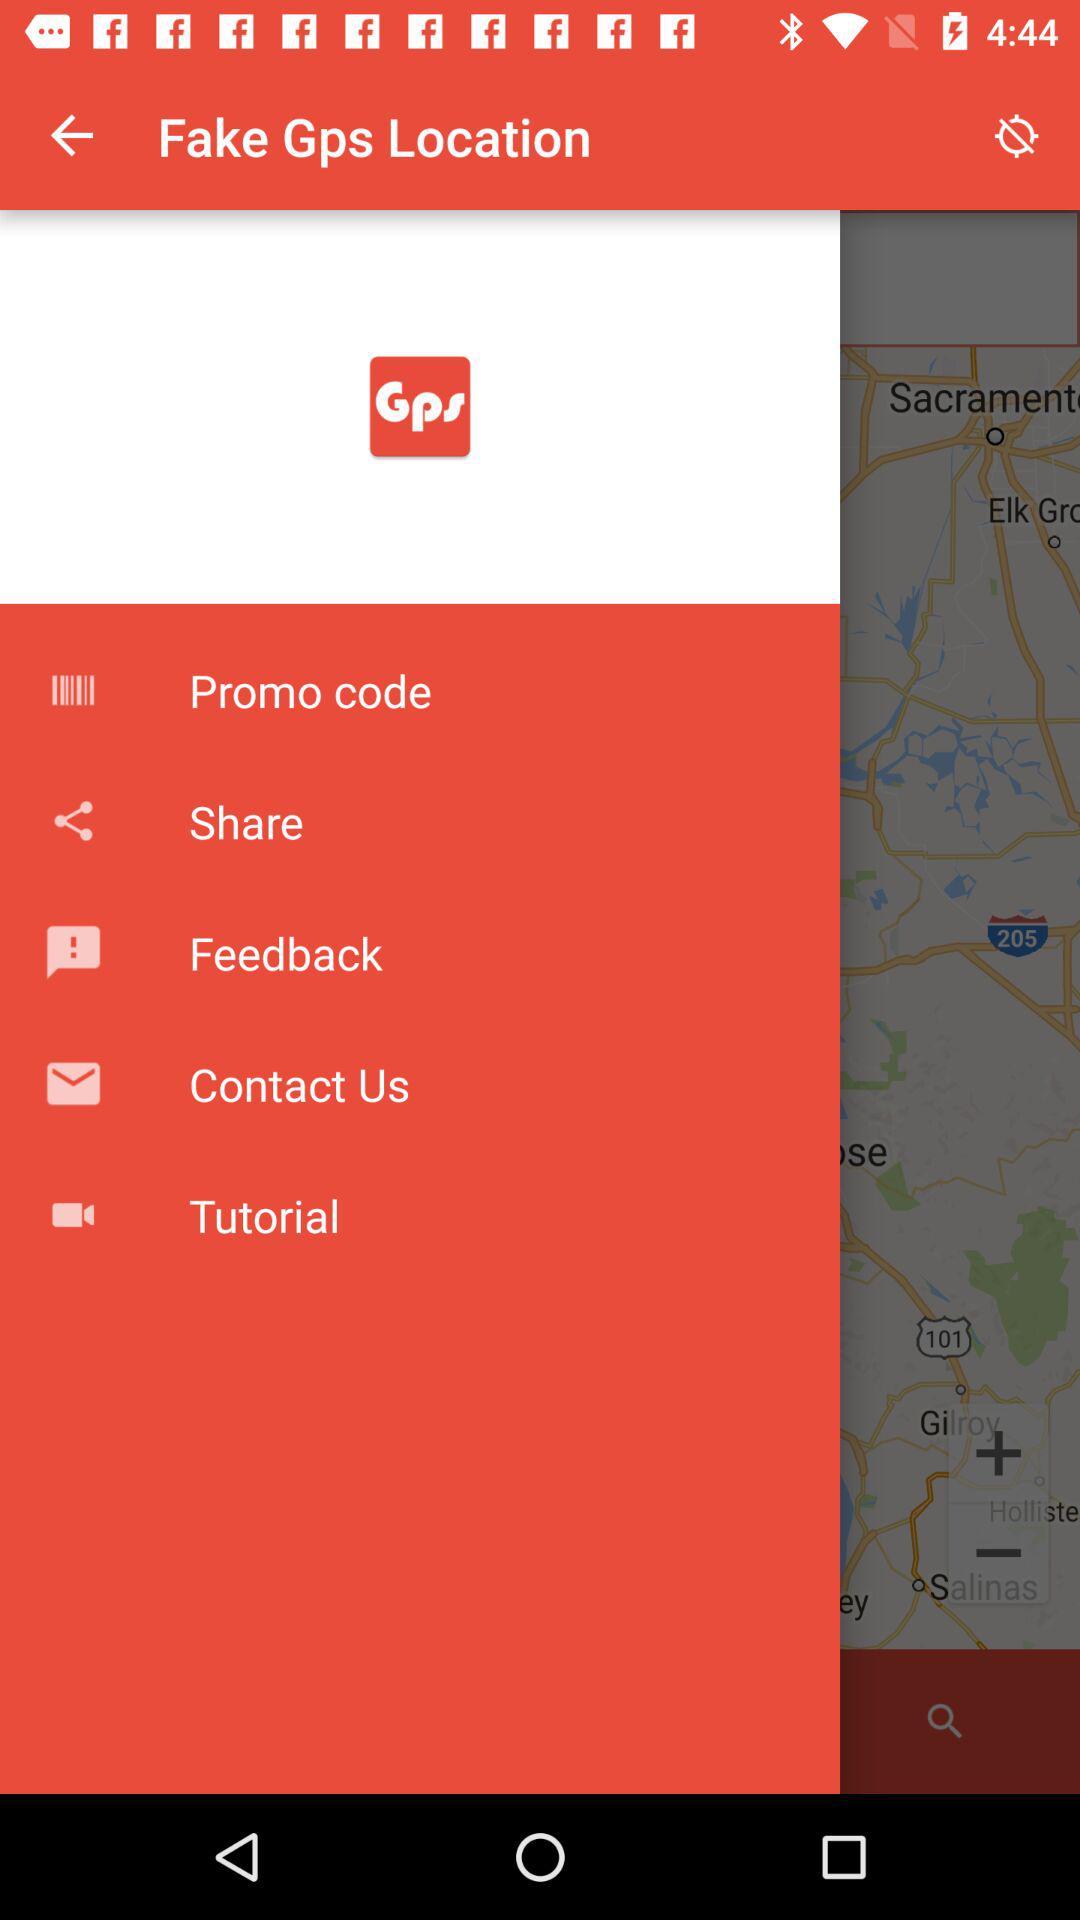 This screenshot has height=1920, width=1080. I want to click on the add icon, so click(998, 1451).